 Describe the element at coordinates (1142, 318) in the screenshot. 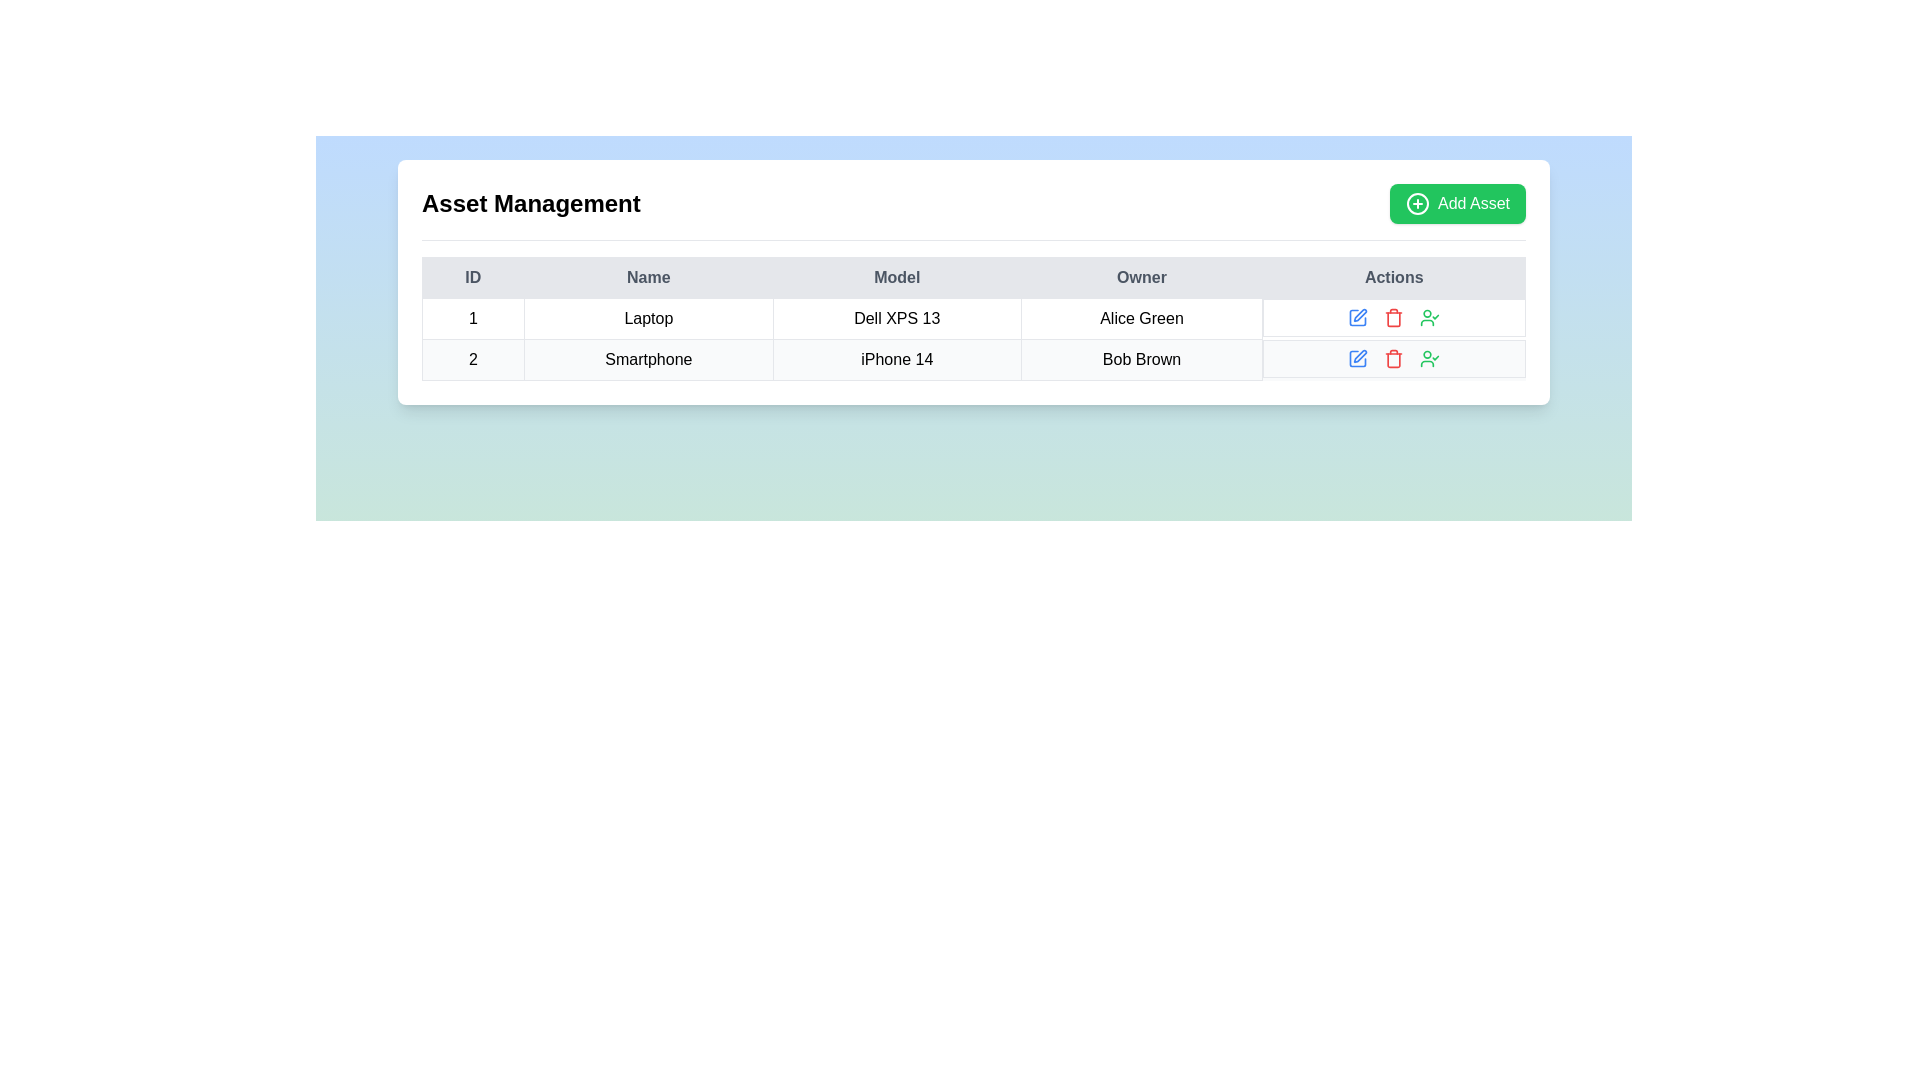

I see `the text label displaying 'Alice Green' located in the 'Owner' column of the 'Dell XPS 13' model row` at that location.